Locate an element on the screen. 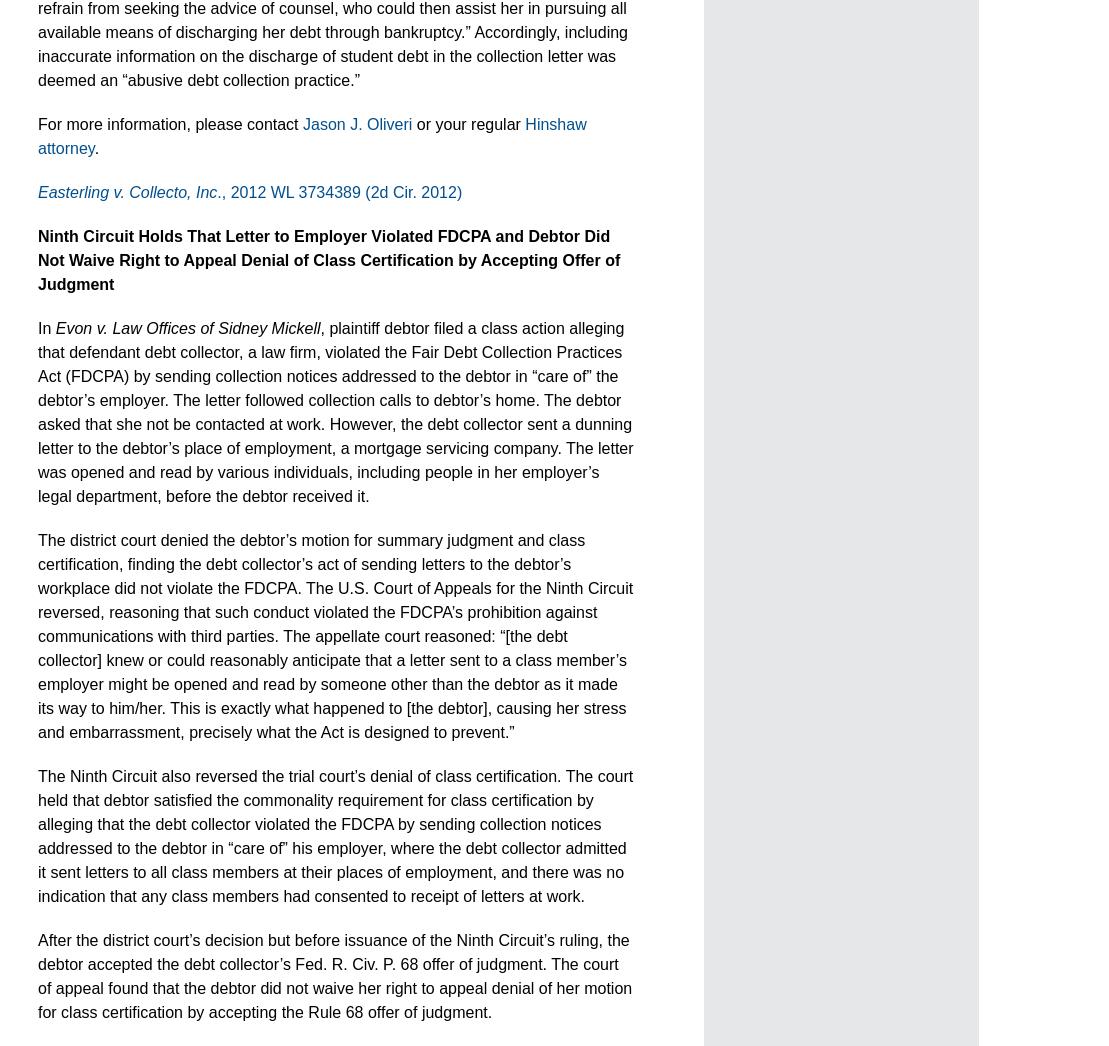  'After the district court’s decision but before issuance of the Ninth Circuit’s ruling, the debtor accepted the debt collector’s Fed. R. Civ. P. 68 offer of judgment. The court of appeal found that the debtor did not waive her right to appeal denial of her motion for class certification by accepting the Rule 68 offer of judgment.' is located at coordinates (335, 975).